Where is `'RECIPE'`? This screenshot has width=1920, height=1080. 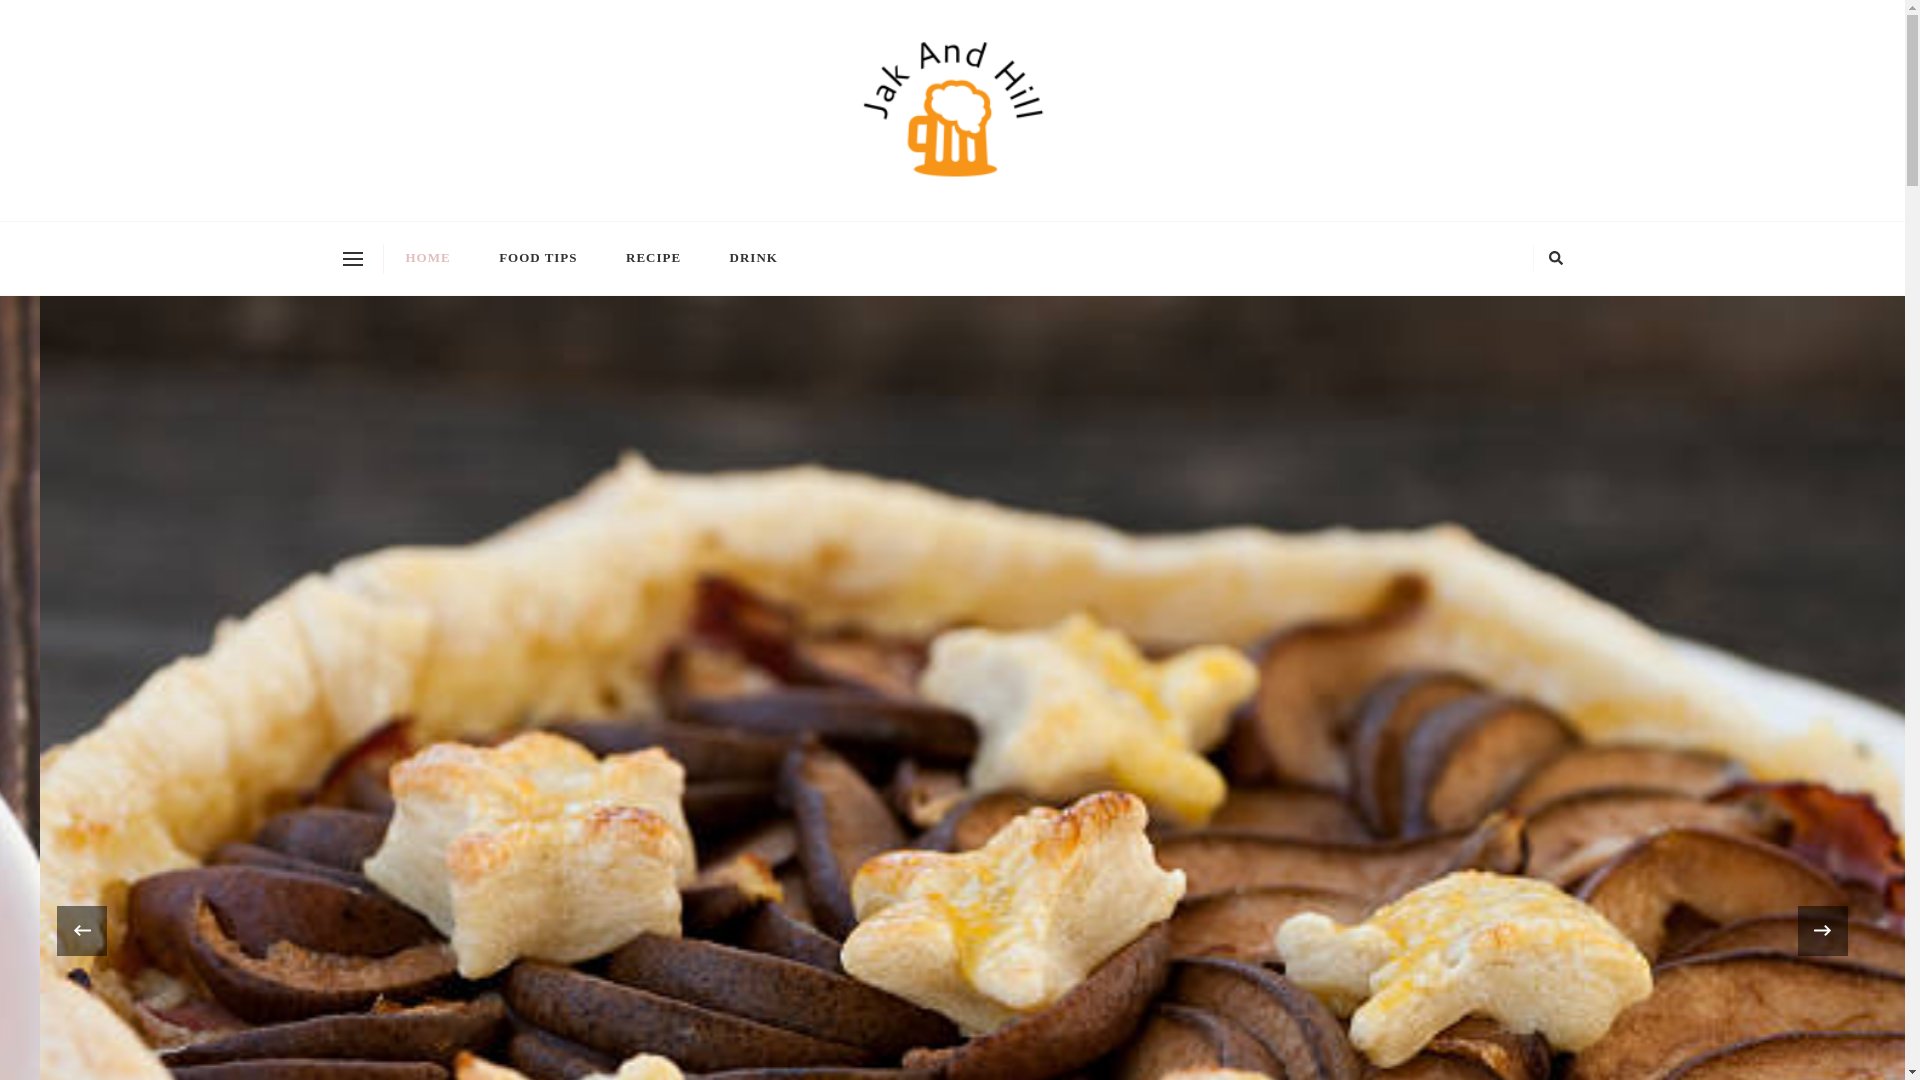
'RECIPE' is located at coordinates (653, 257).